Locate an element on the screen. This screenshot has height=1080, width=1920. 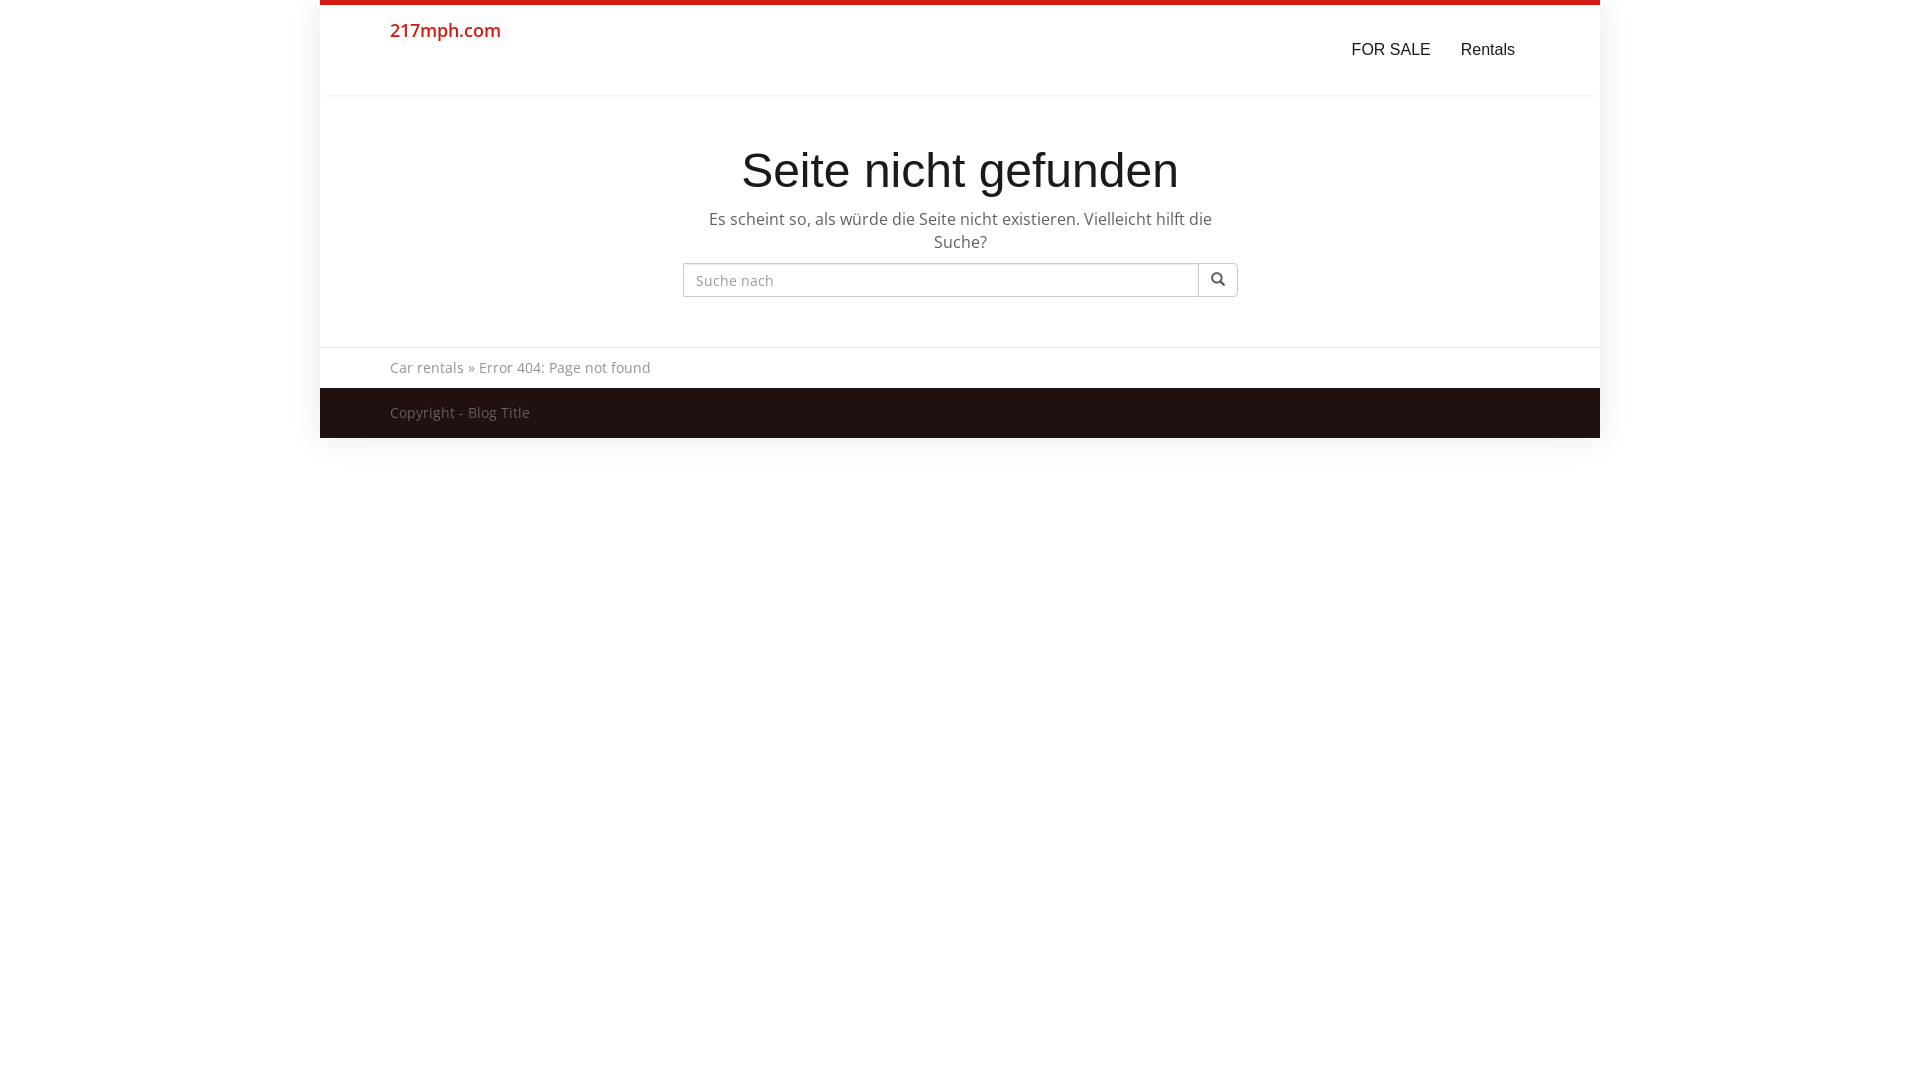
'217mph.com' is located at coordinates (374, 49).